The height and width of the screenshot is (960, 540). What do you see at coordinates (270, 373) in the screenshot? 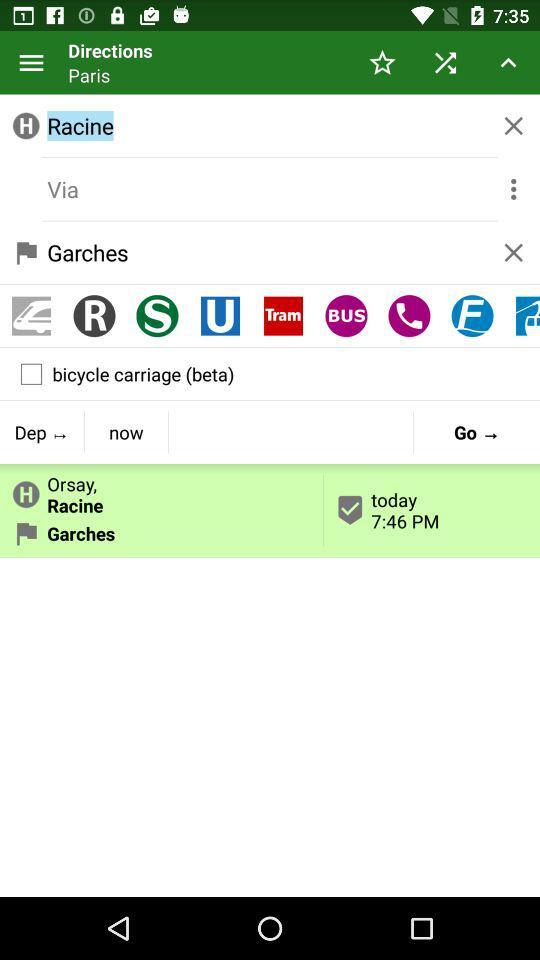
I see `bicycle carriage (beta) at the center` at bounding box center [270, 373].